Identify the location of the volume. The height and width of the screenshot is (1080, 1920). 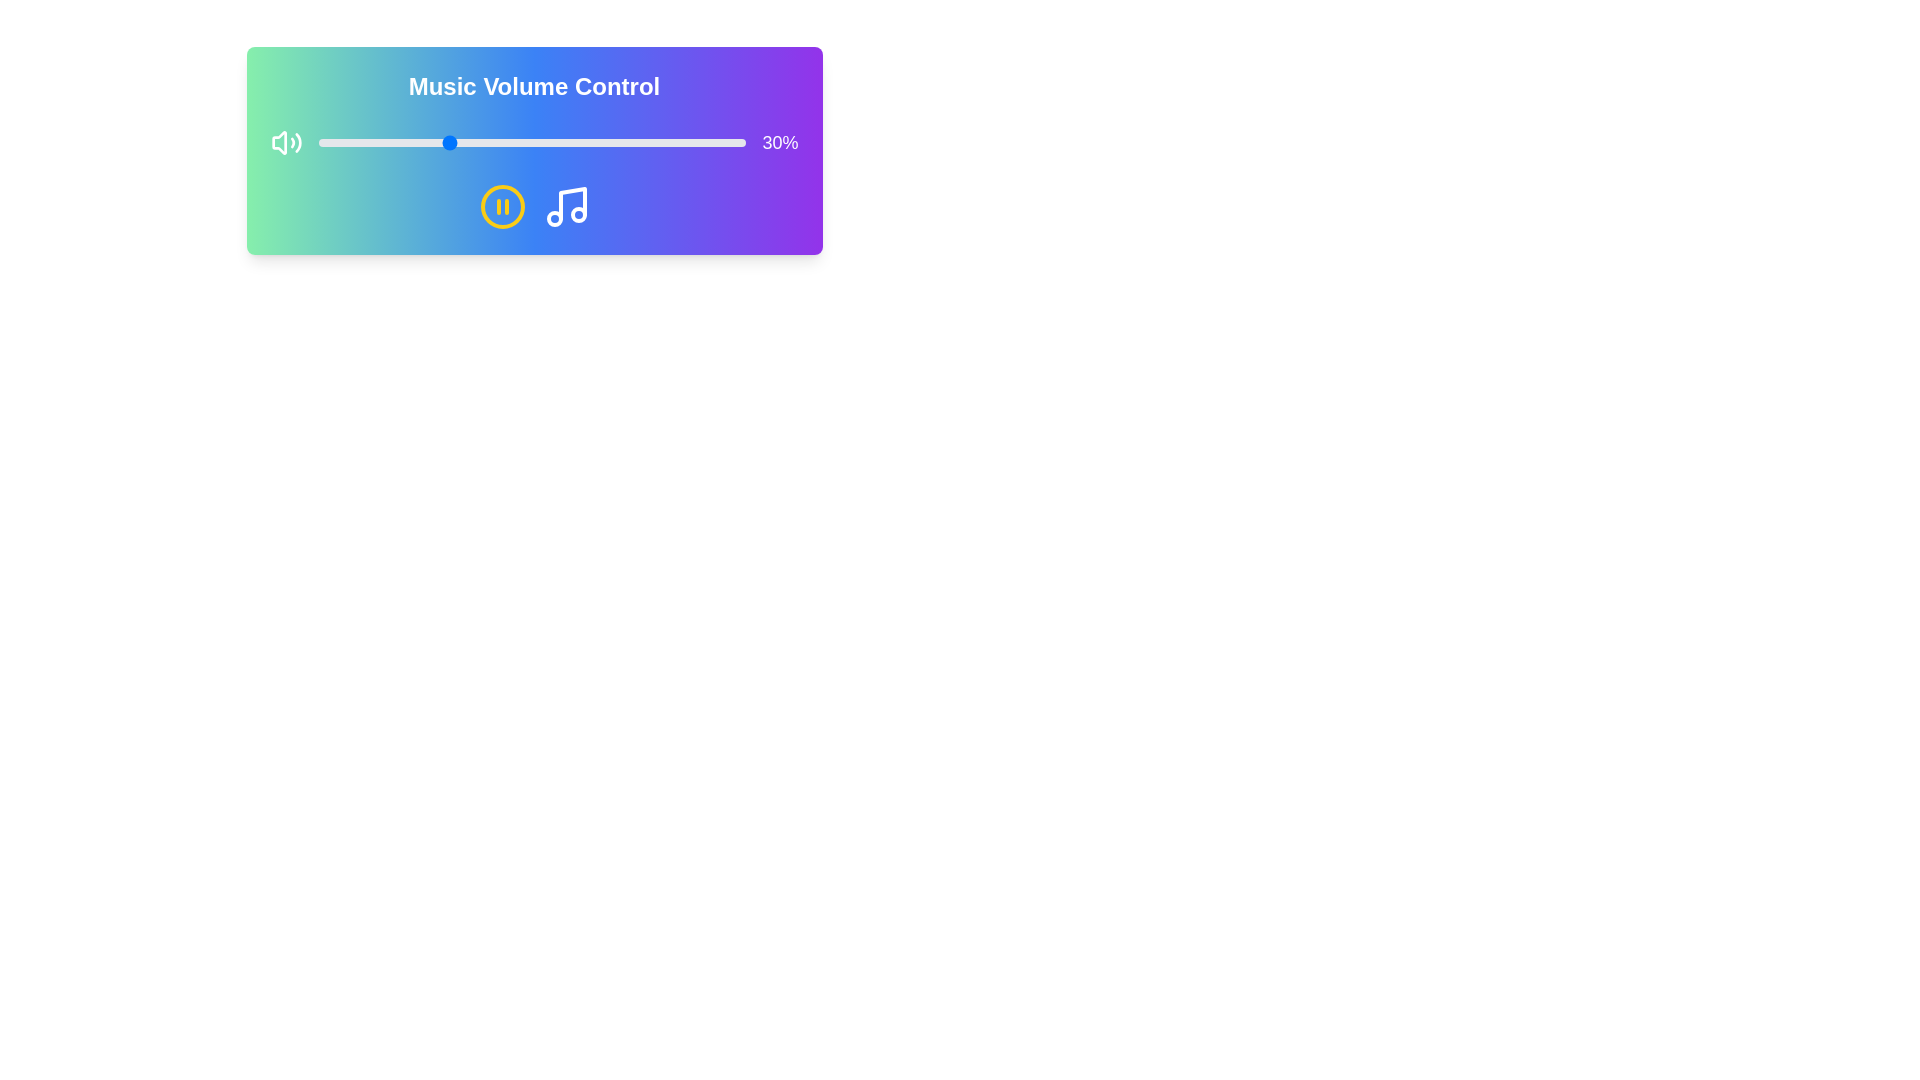
(681, 141).